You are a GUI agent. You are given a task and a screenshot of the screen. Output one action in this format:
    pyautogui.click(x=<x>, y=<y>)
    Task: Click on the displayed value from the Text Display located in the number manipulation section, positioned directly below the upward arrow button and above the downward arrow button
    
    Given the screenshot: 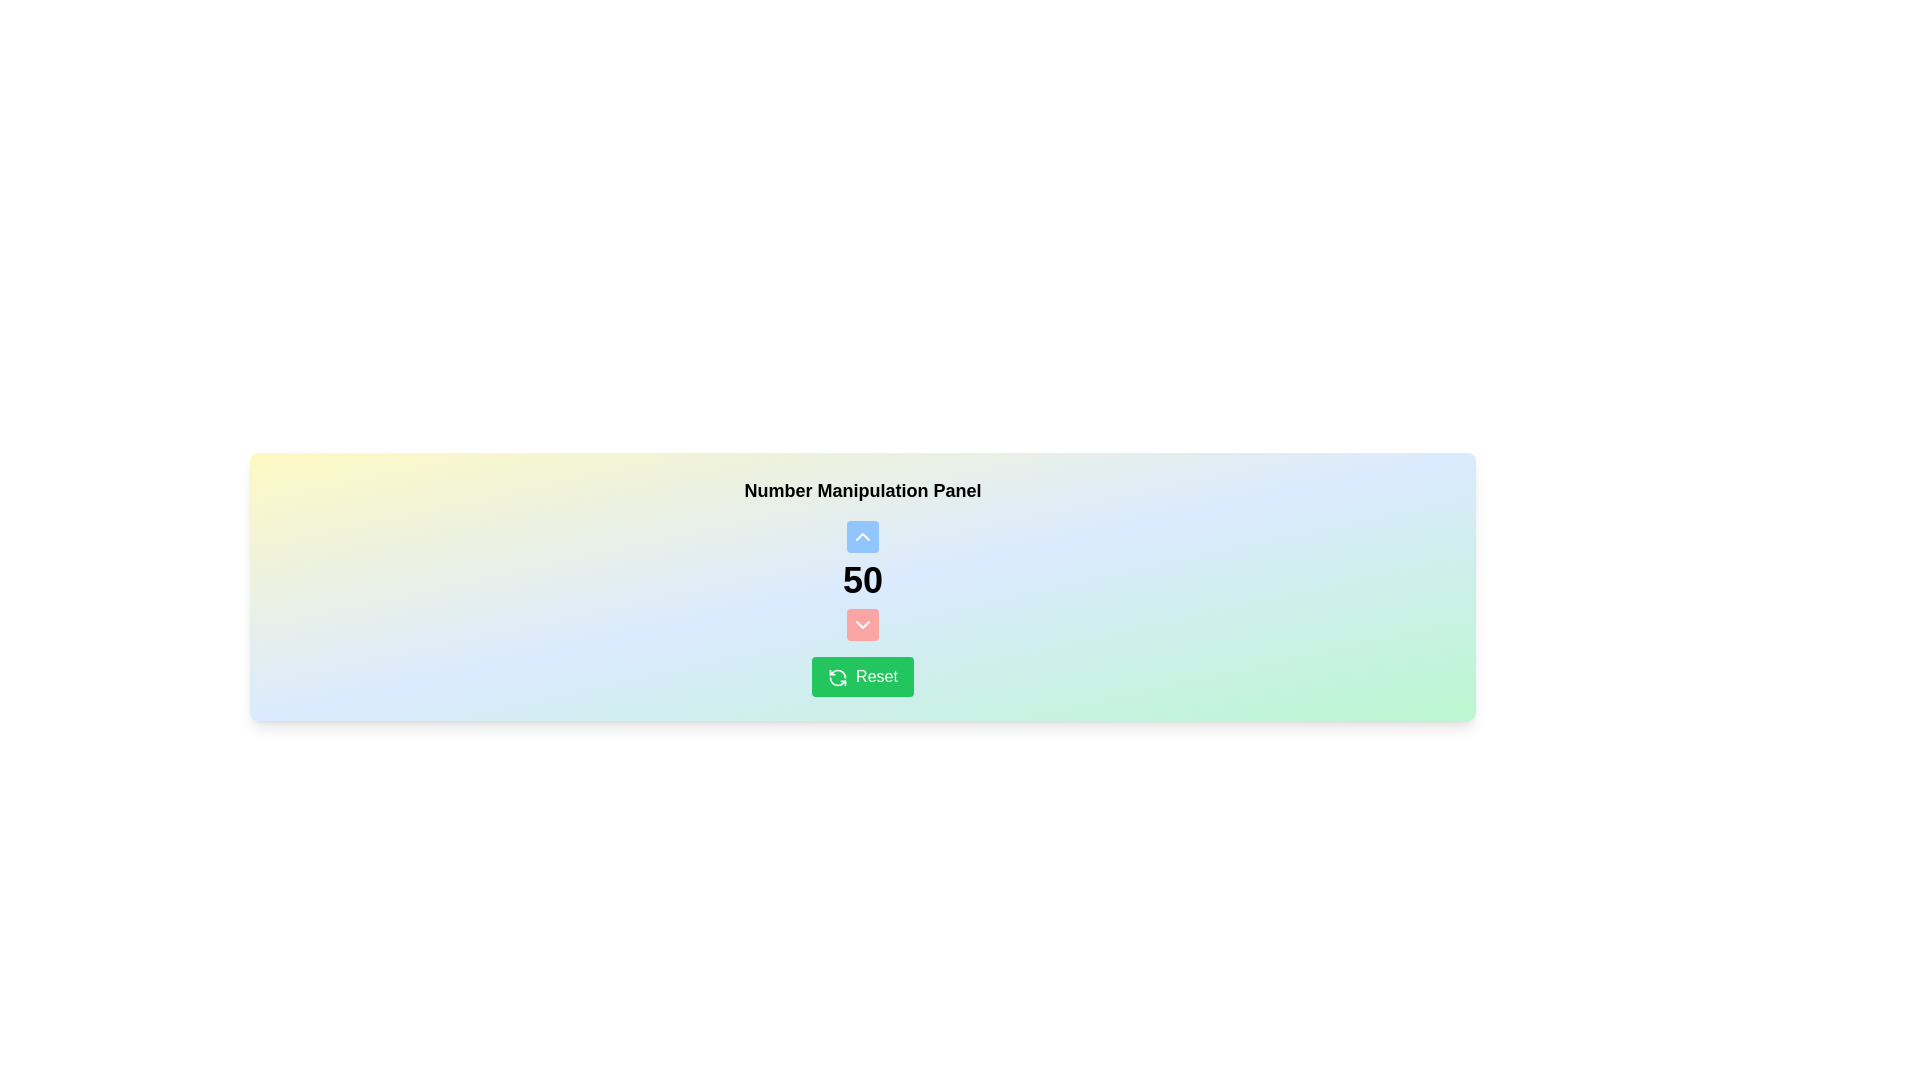 What is the action you would take?
    pyautogui.click(x=863, y=581)
    